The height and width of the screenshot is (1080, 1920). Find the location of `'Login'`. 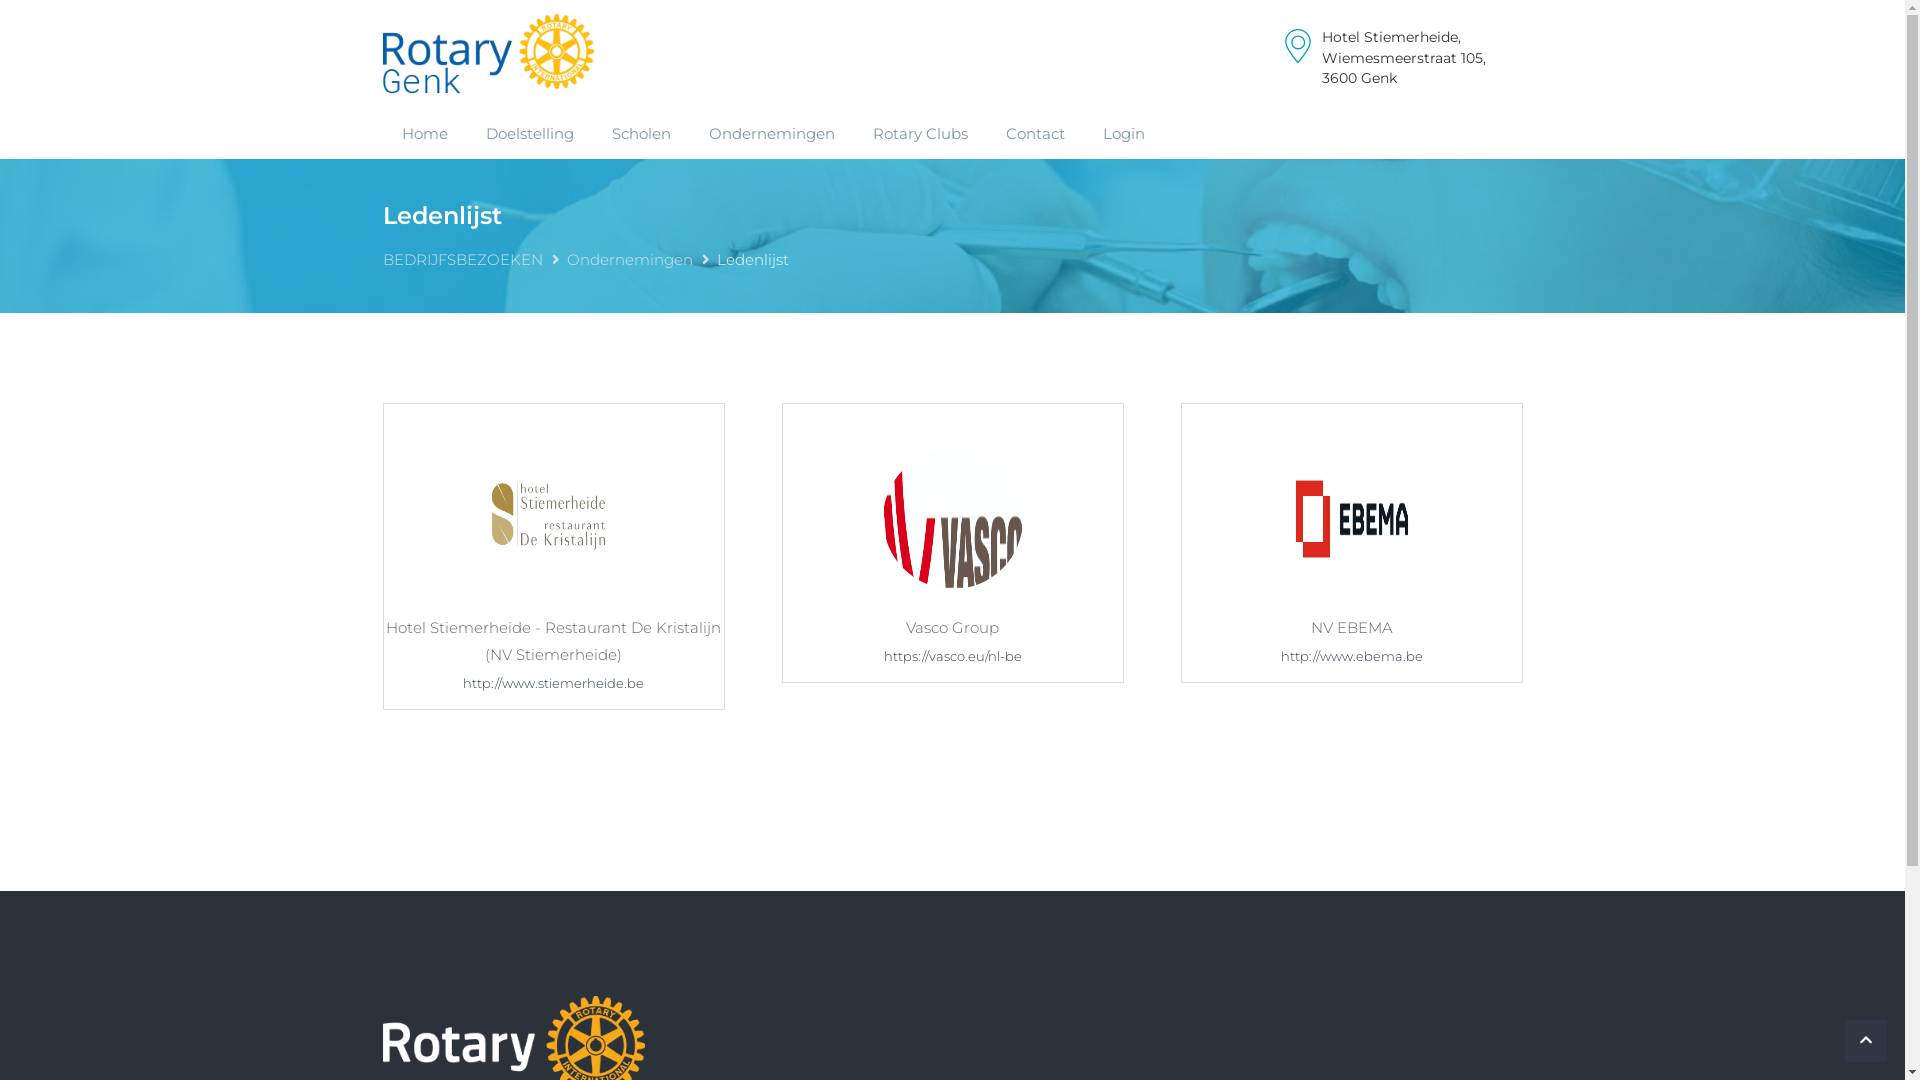

'Login' is located at coordinates (1123, 133).